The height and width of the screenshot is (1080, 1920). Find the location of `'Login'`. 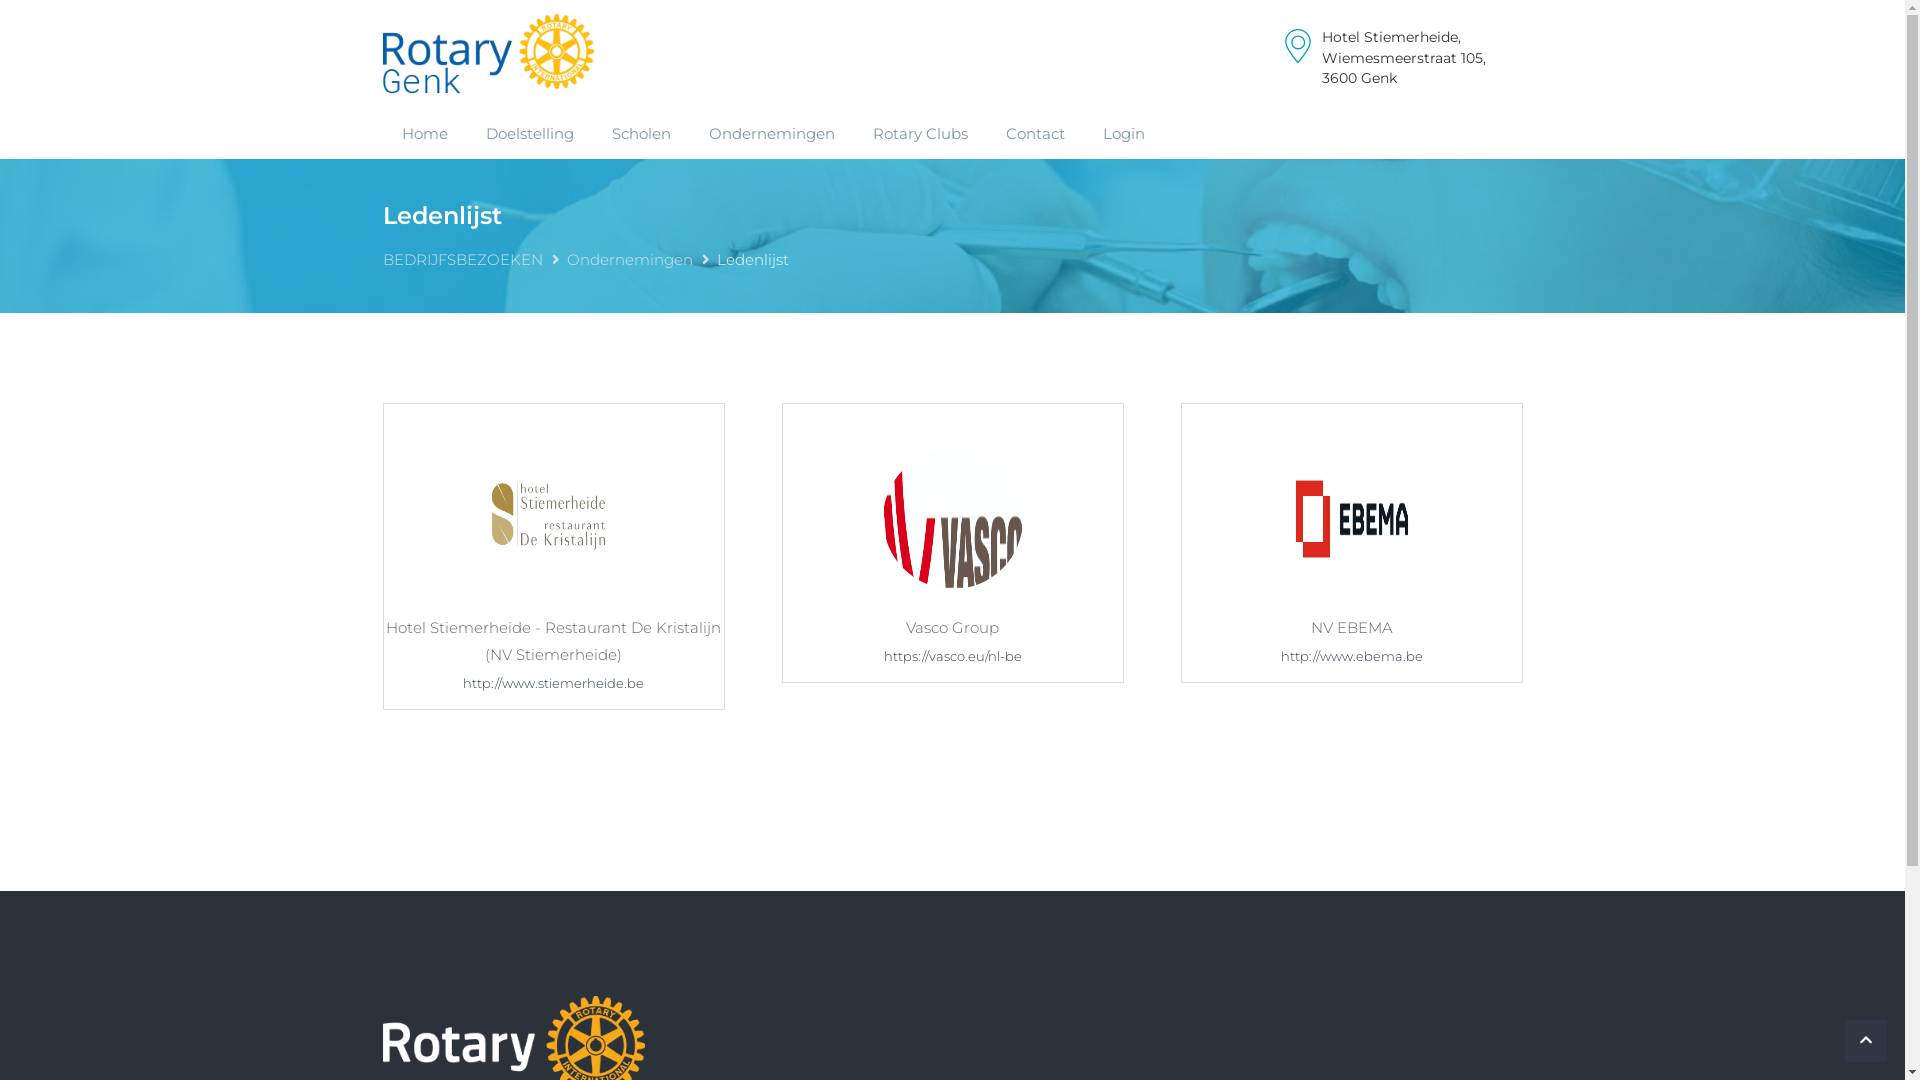

'Login' is located at coordinates (1123, 133).